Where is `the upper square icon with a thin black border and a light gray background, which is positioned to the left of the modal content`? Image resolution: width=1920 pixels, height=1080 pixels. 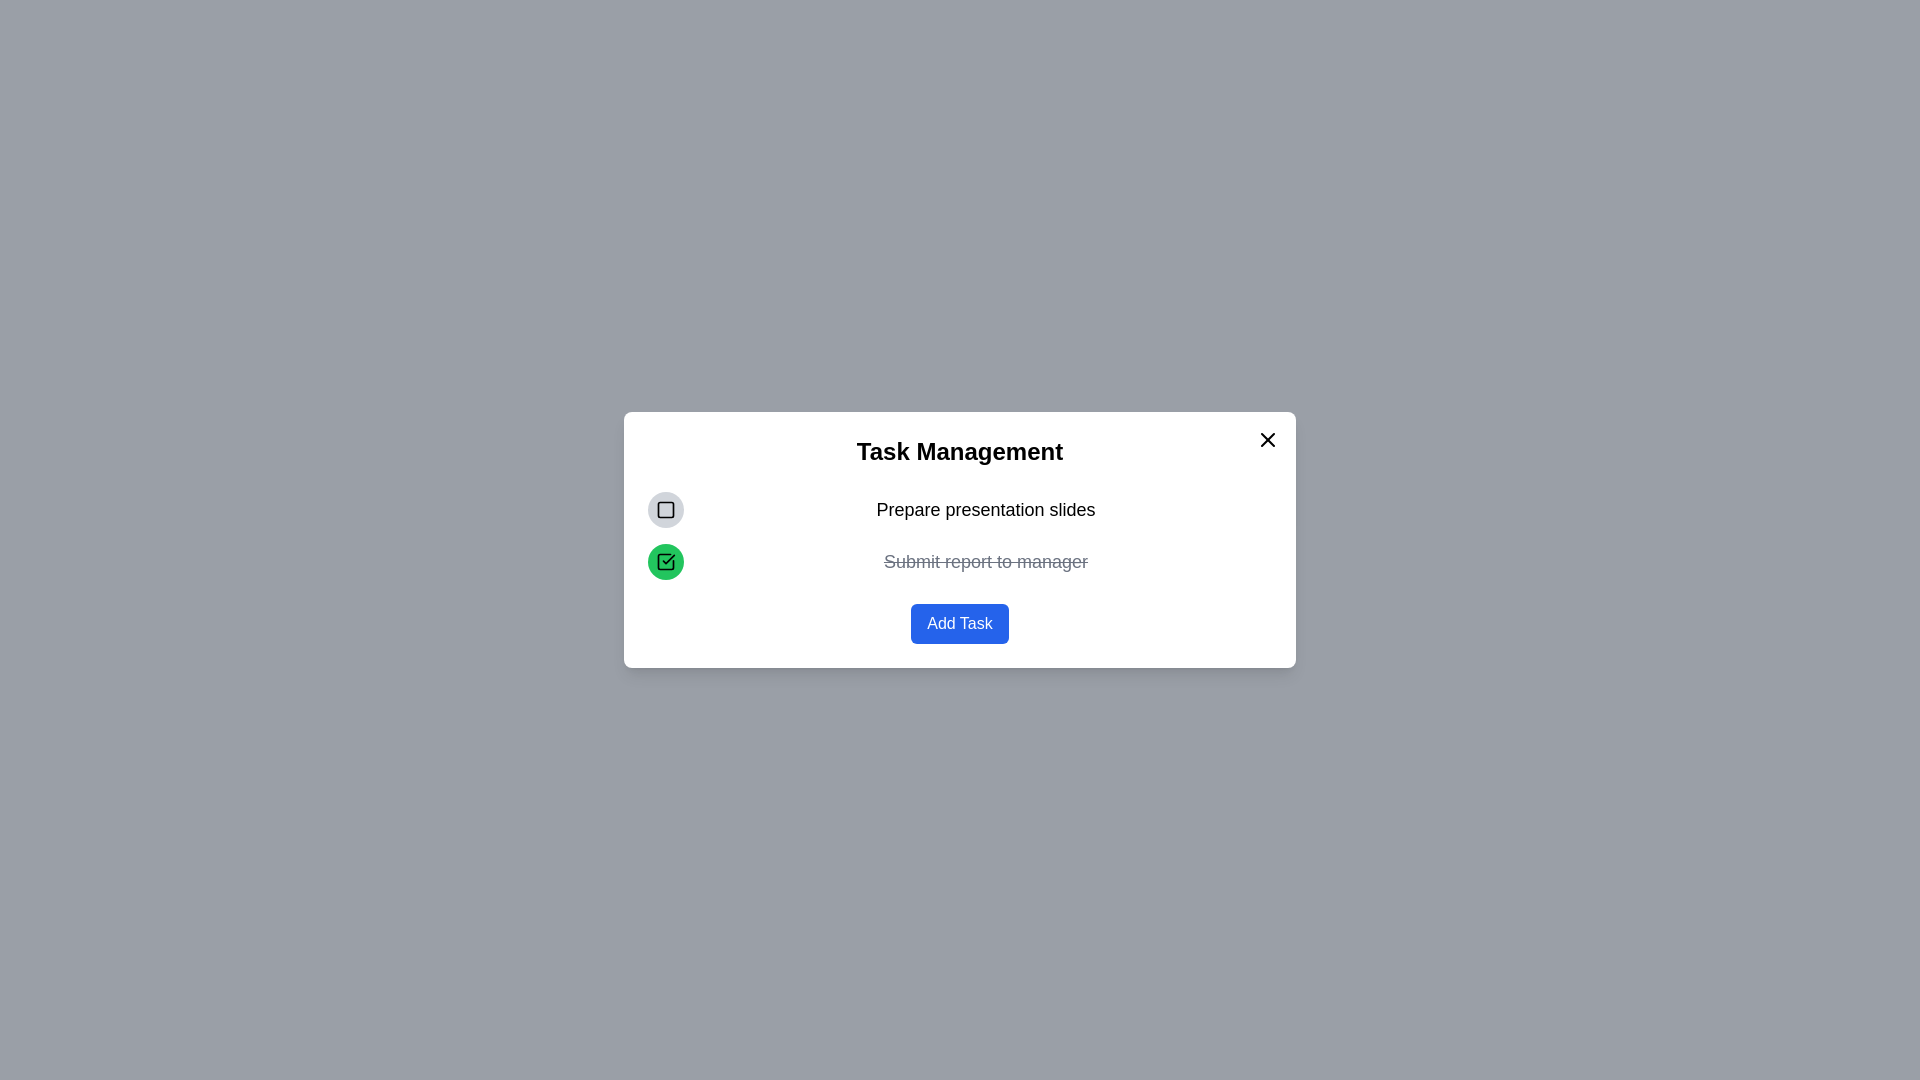 the upper square icon with a thin black border and a light gray background, which is positioned to the left of the modal content is located at coordinates (666, 508).